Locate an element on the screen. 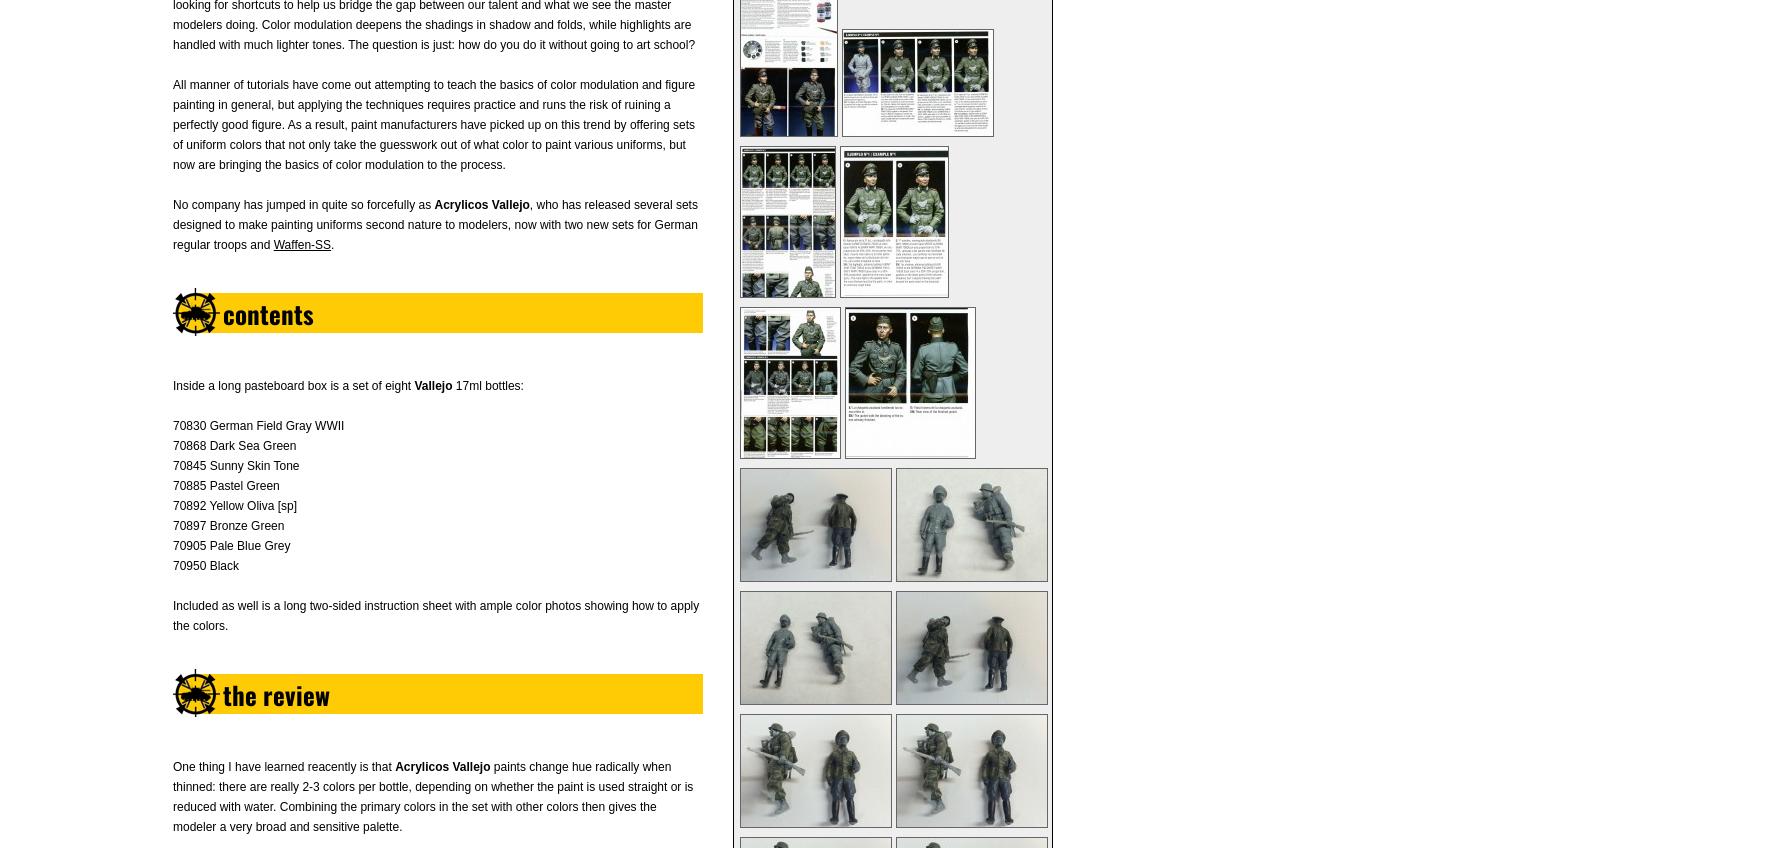 The width and height of the screenshot is (1786, 848). '70868 Dark Sea Green' is located at coordinates (233, 444).